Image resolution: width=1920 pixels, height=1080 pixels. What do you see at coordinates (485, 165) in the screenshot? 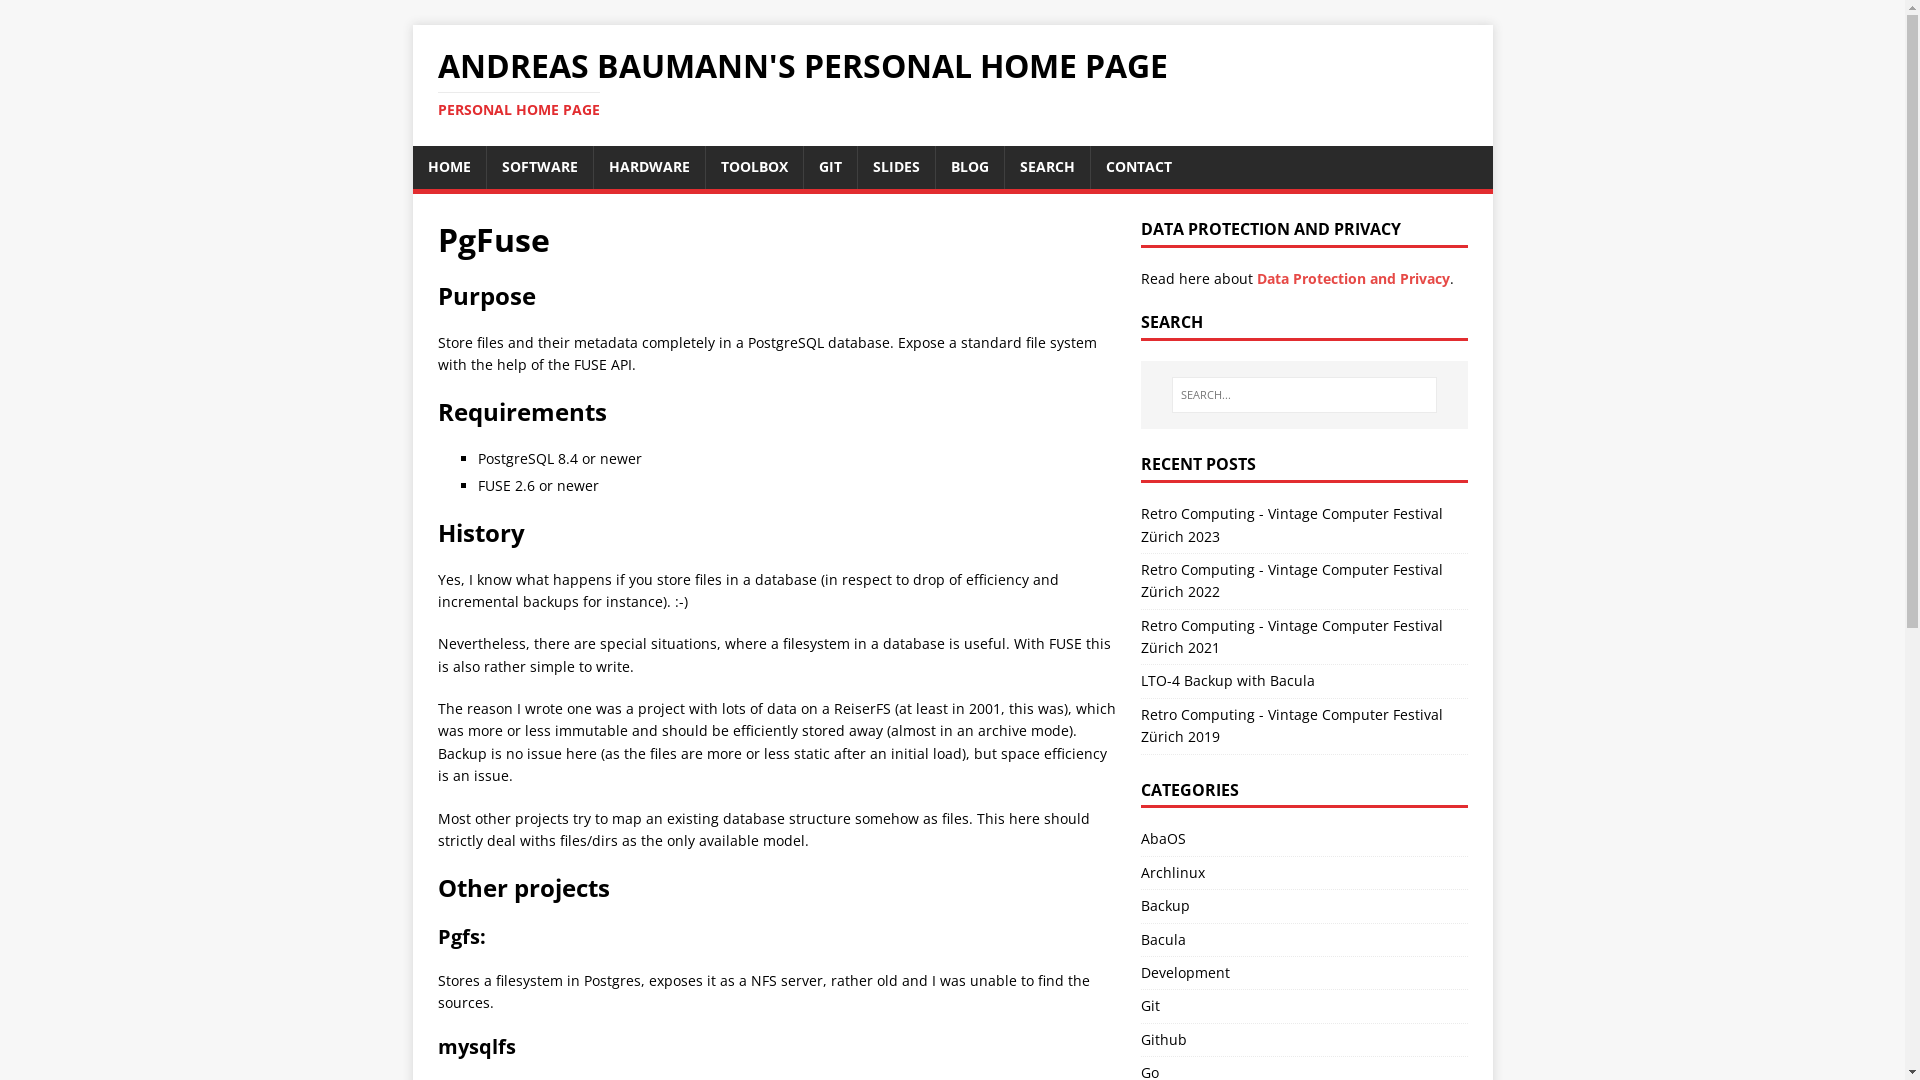
I see `'SOFTWARE'` at bounding box center [485, 165].